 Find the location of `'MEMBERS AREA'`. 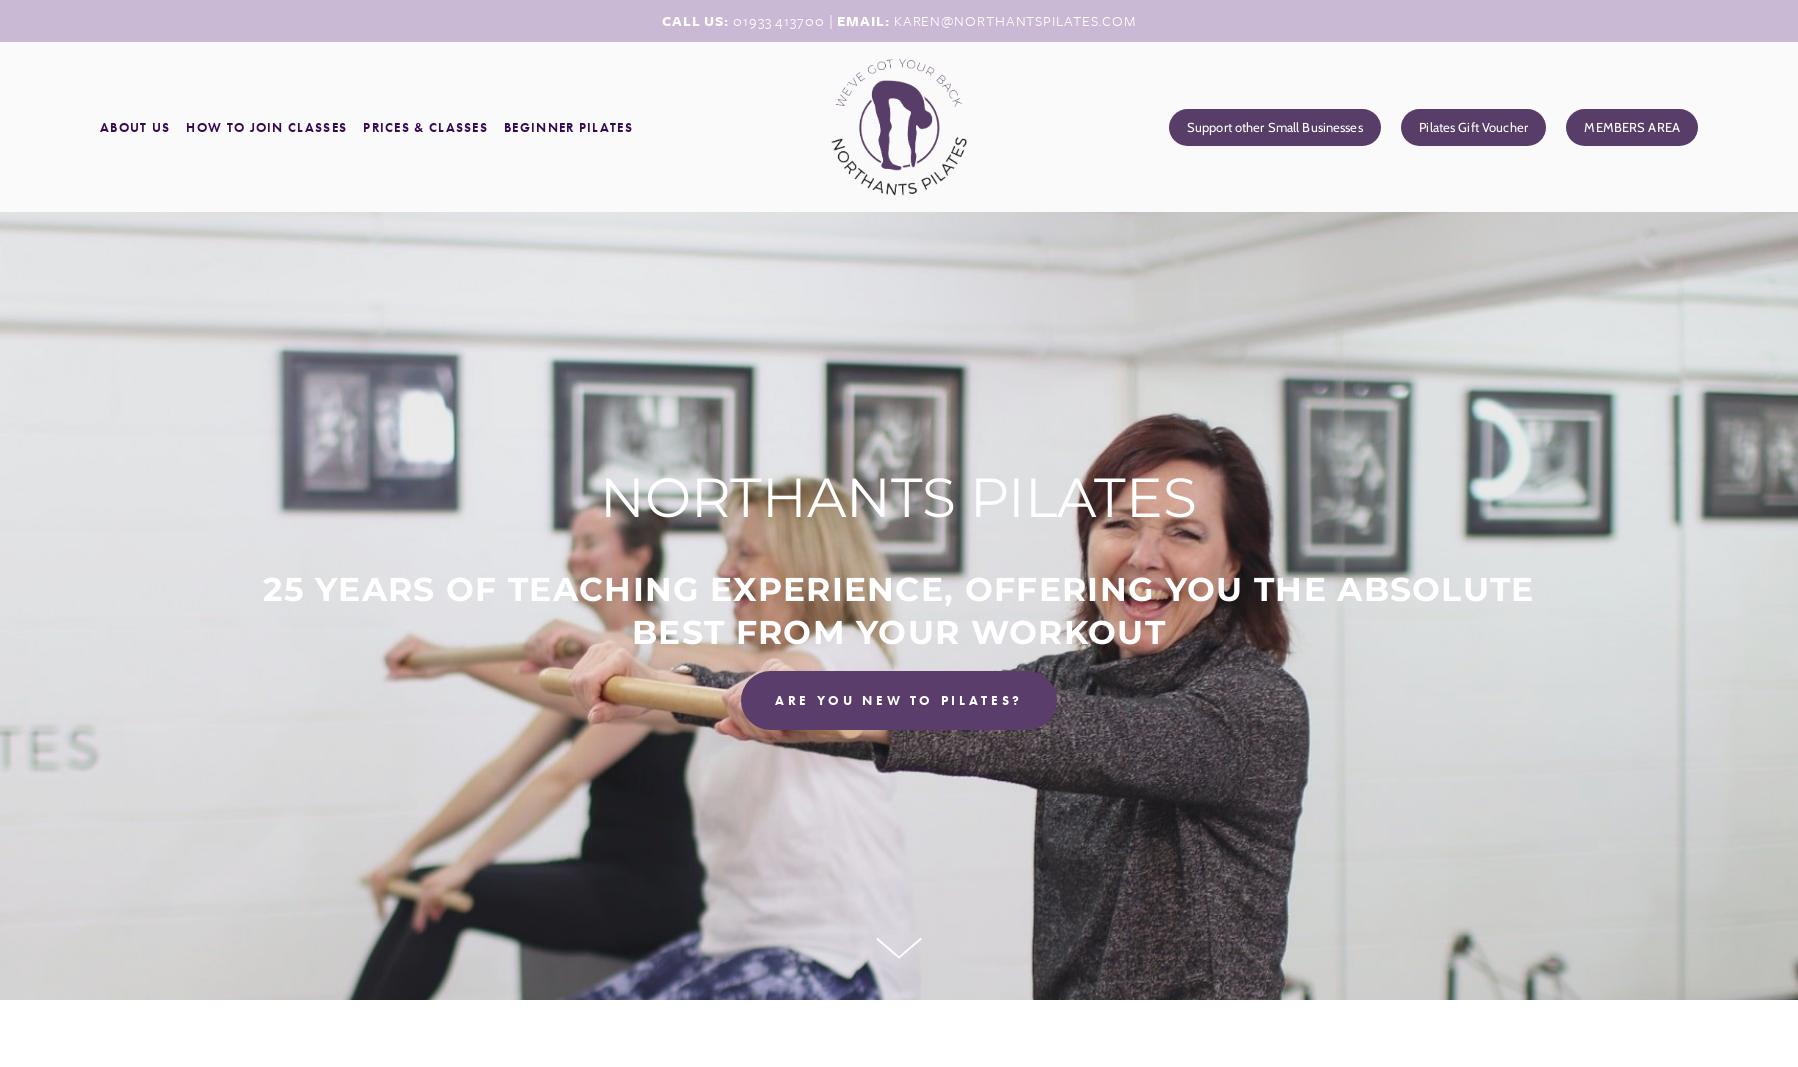

'MEMBERS AREA' is located at coordinates (1583, 125).